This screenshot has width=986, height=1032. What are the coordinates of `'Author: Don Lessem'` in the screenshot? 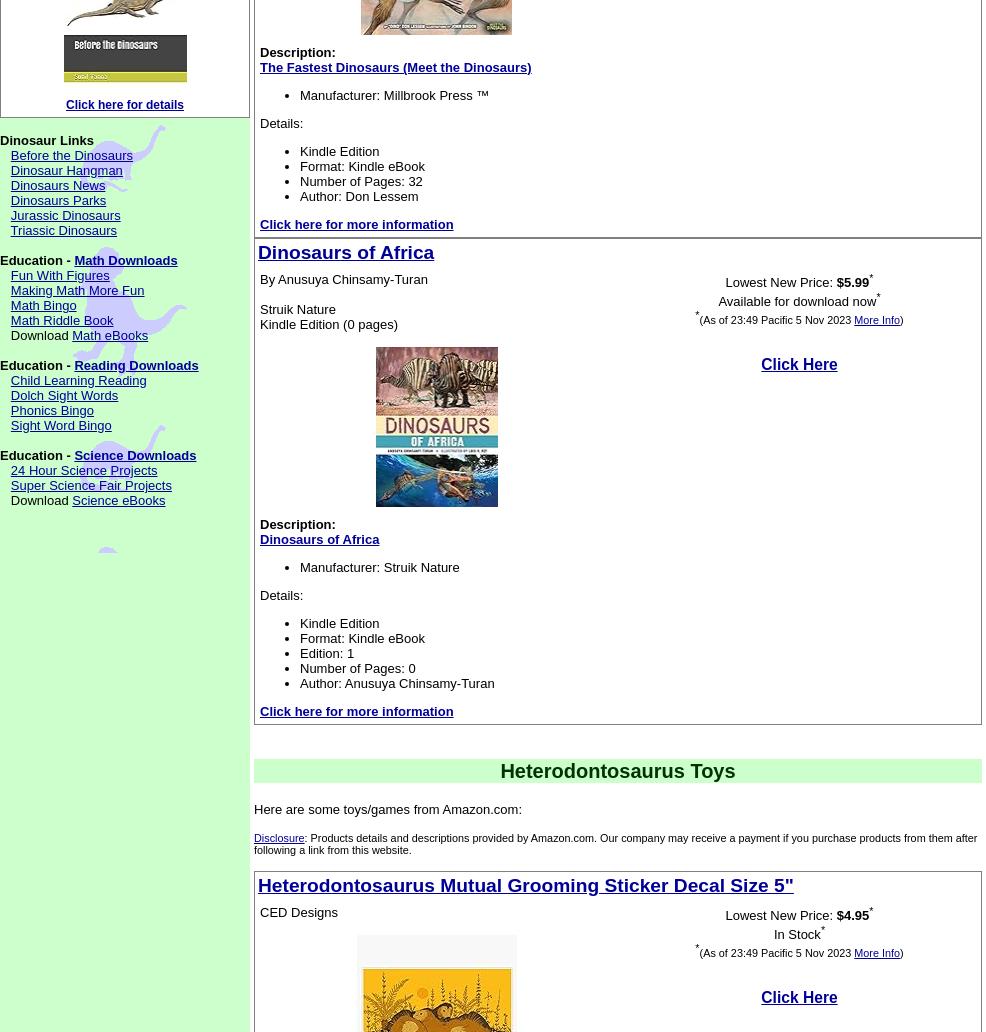 It's located at (358, 195).